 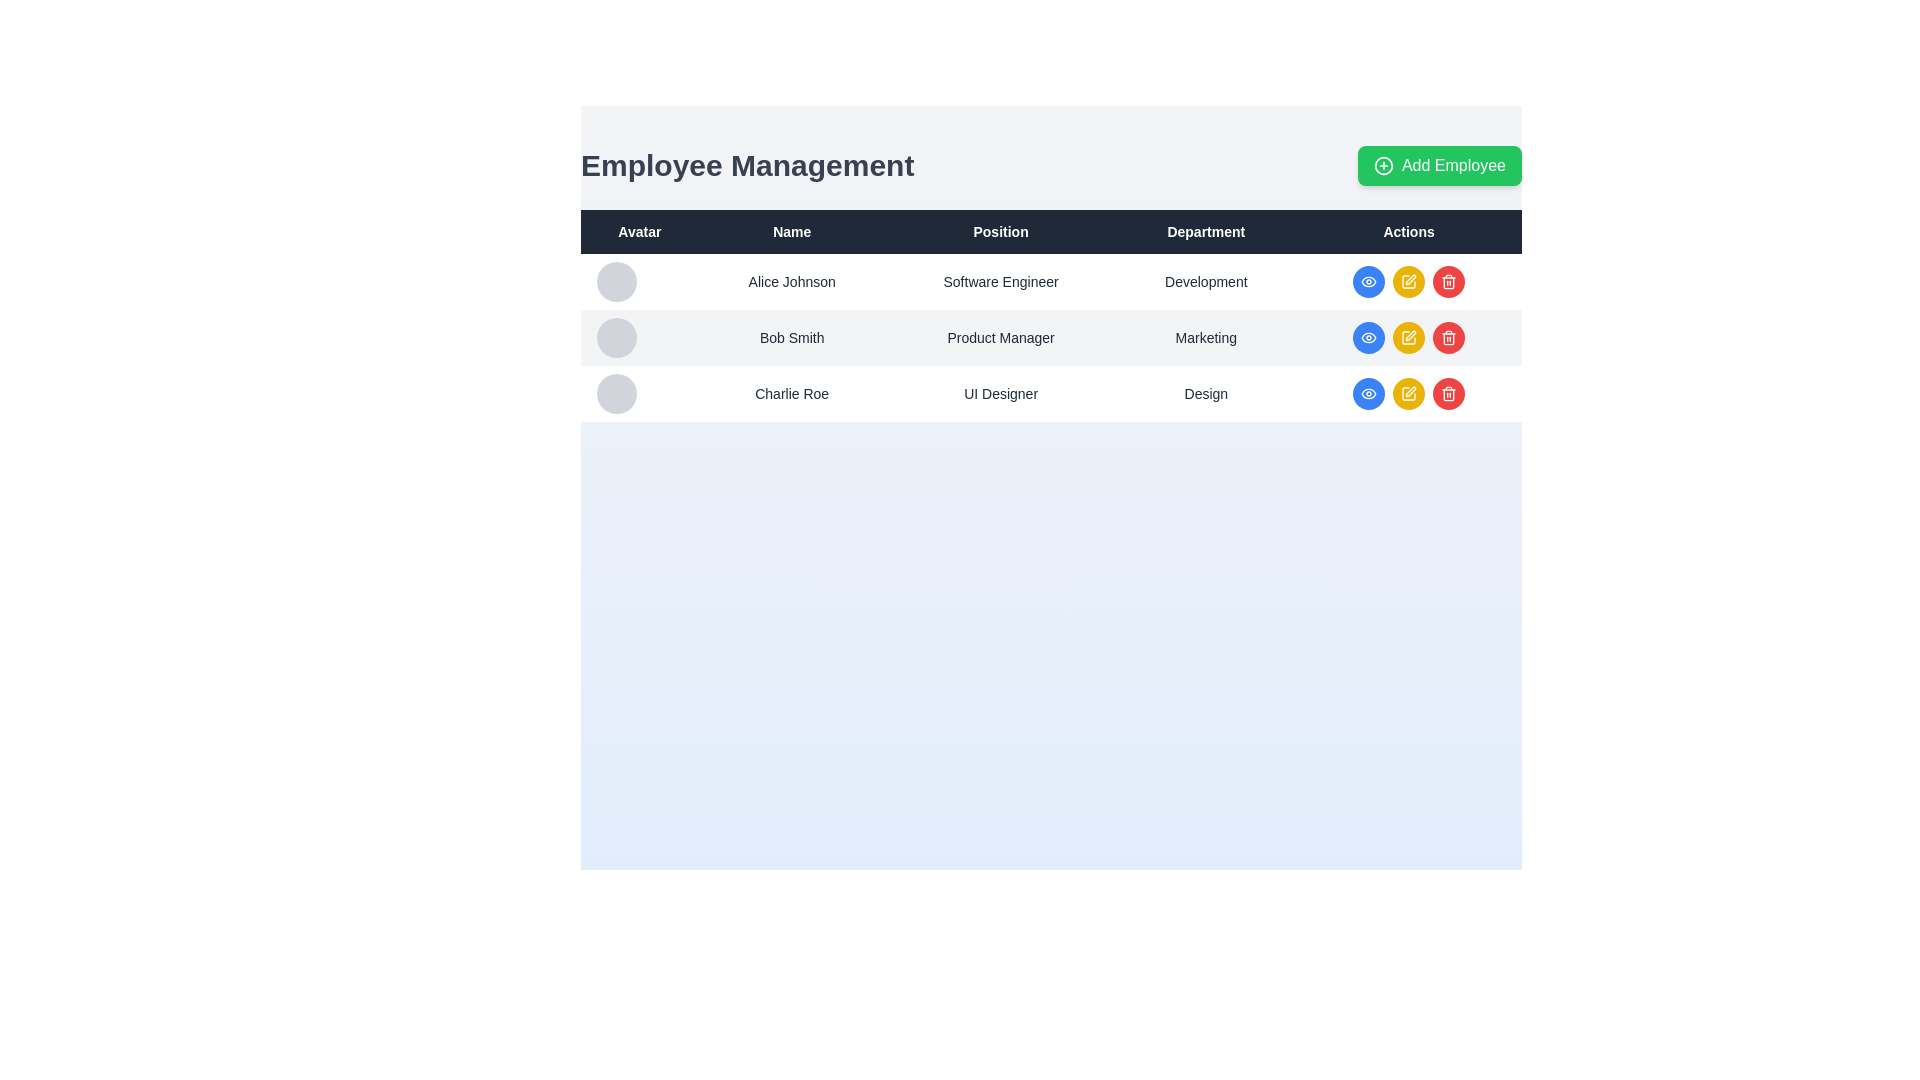 What do you see at coordinates (1408, 337) in the screenshot?
I see `the 'Edit' button in the Actions column for the employee 'Bob Smith', which is the second button in a set of three` at bounding box center [1408, 337].